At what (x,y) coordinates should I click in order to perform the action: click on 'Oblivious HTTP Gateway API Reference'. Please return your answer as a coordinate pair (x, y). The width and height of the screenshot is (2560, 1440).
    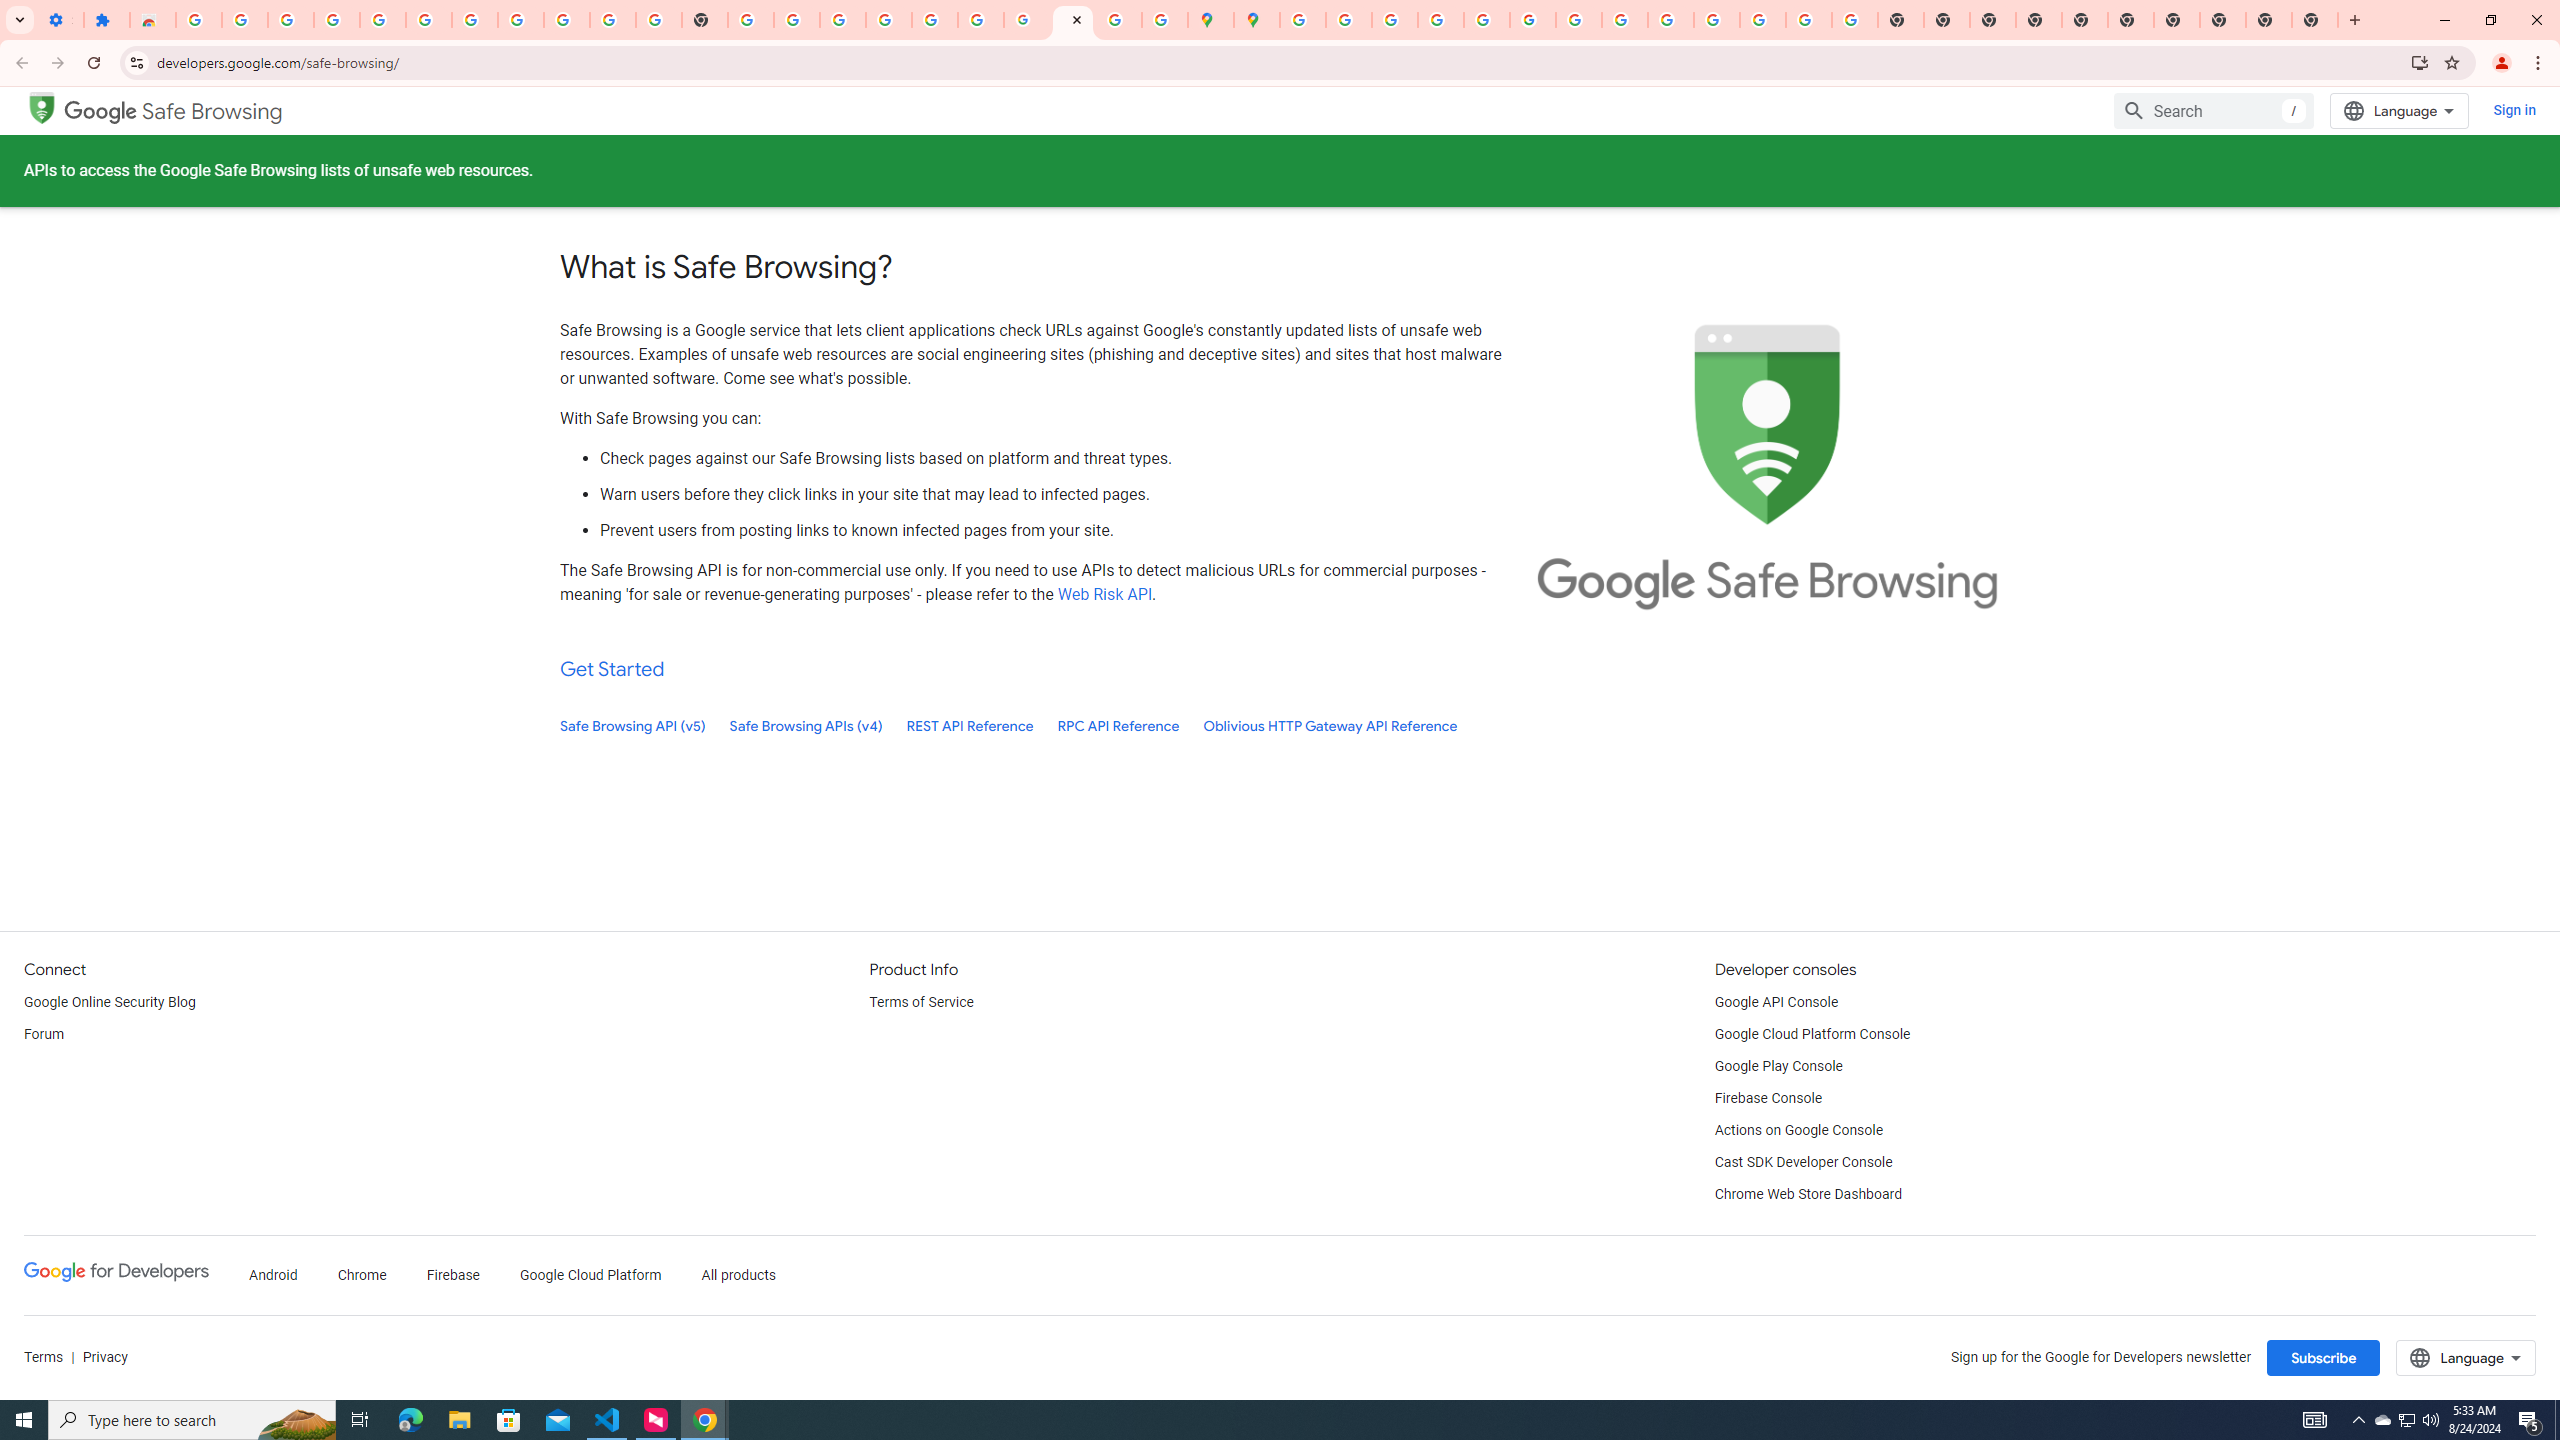
    Looking at the image, I should click on (1330, 725).